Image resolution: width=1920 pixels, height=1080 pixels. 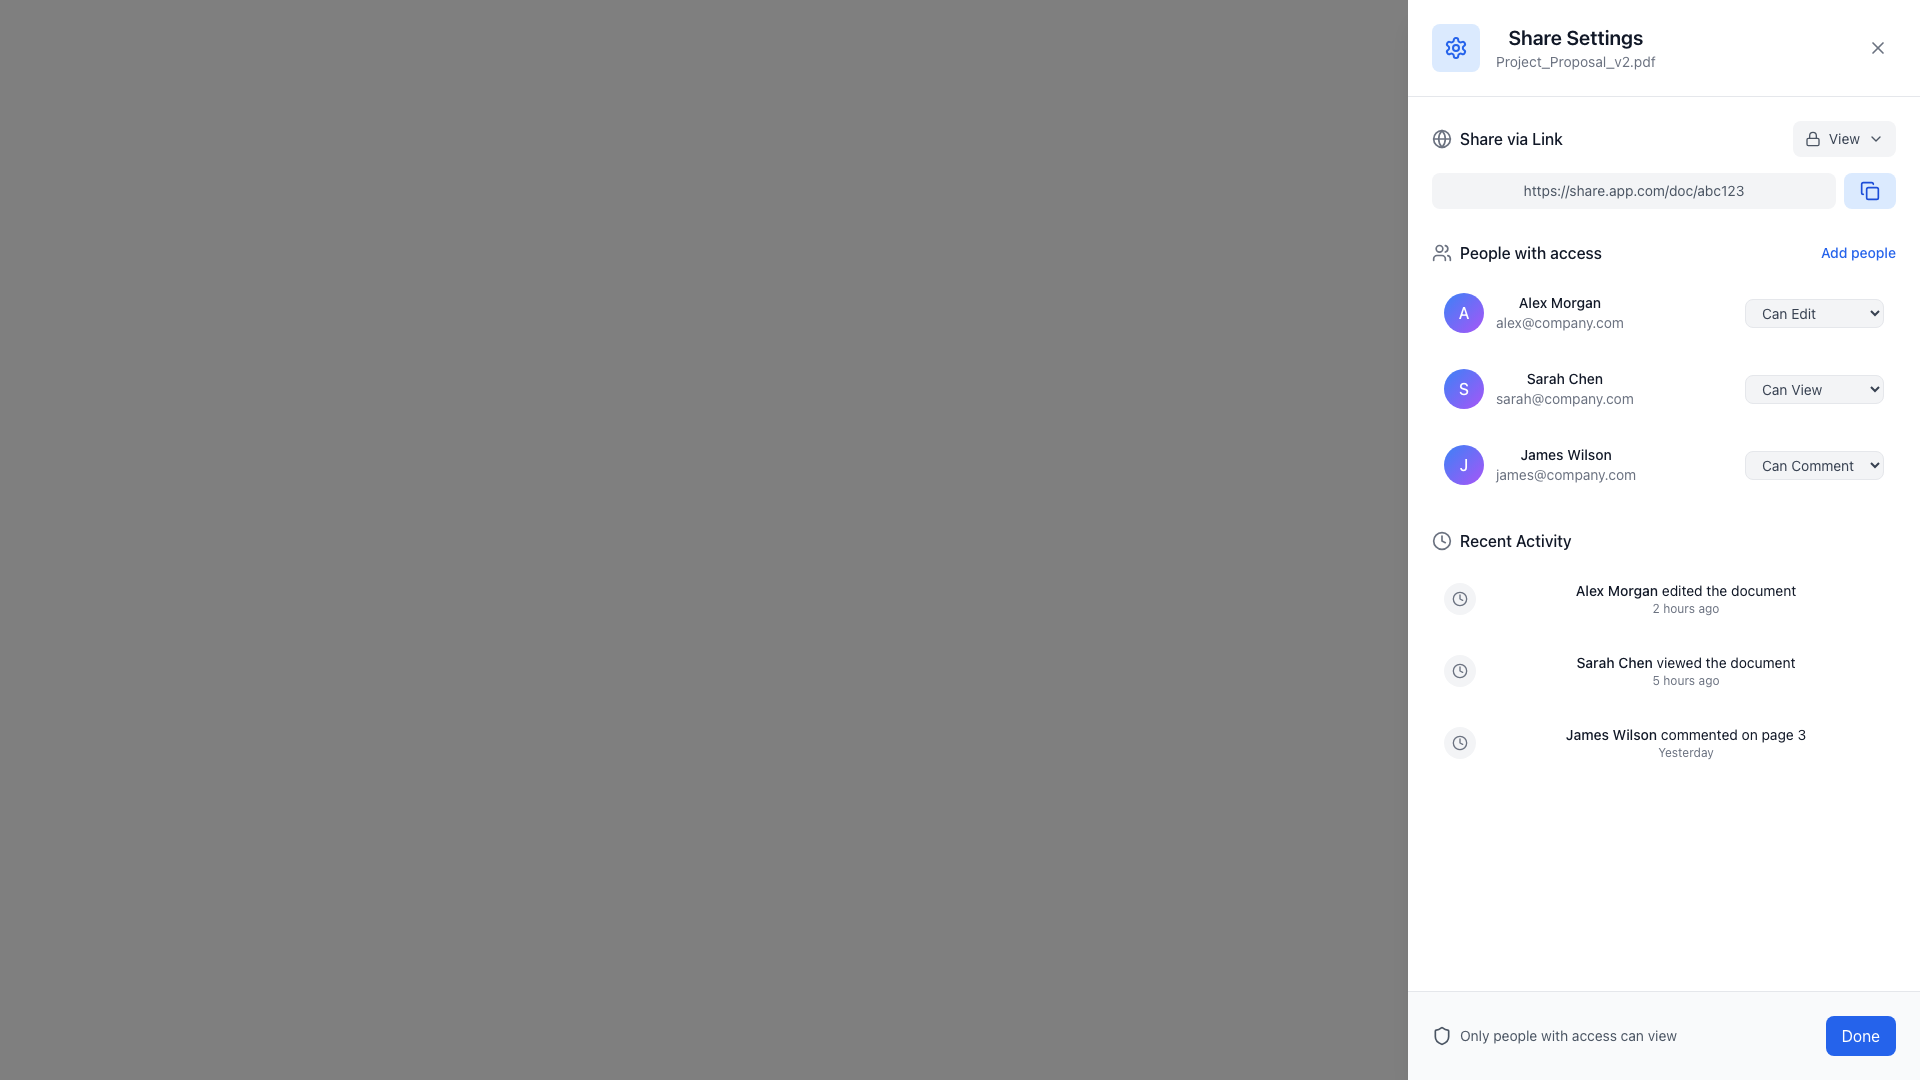 What do you see at coordinates (1866, 188) in the screenshot?
I see `the graphical icon button located in the top-right corner of the user interface, next to the 'Share via Link' section` at bounding box center [1866, 188].